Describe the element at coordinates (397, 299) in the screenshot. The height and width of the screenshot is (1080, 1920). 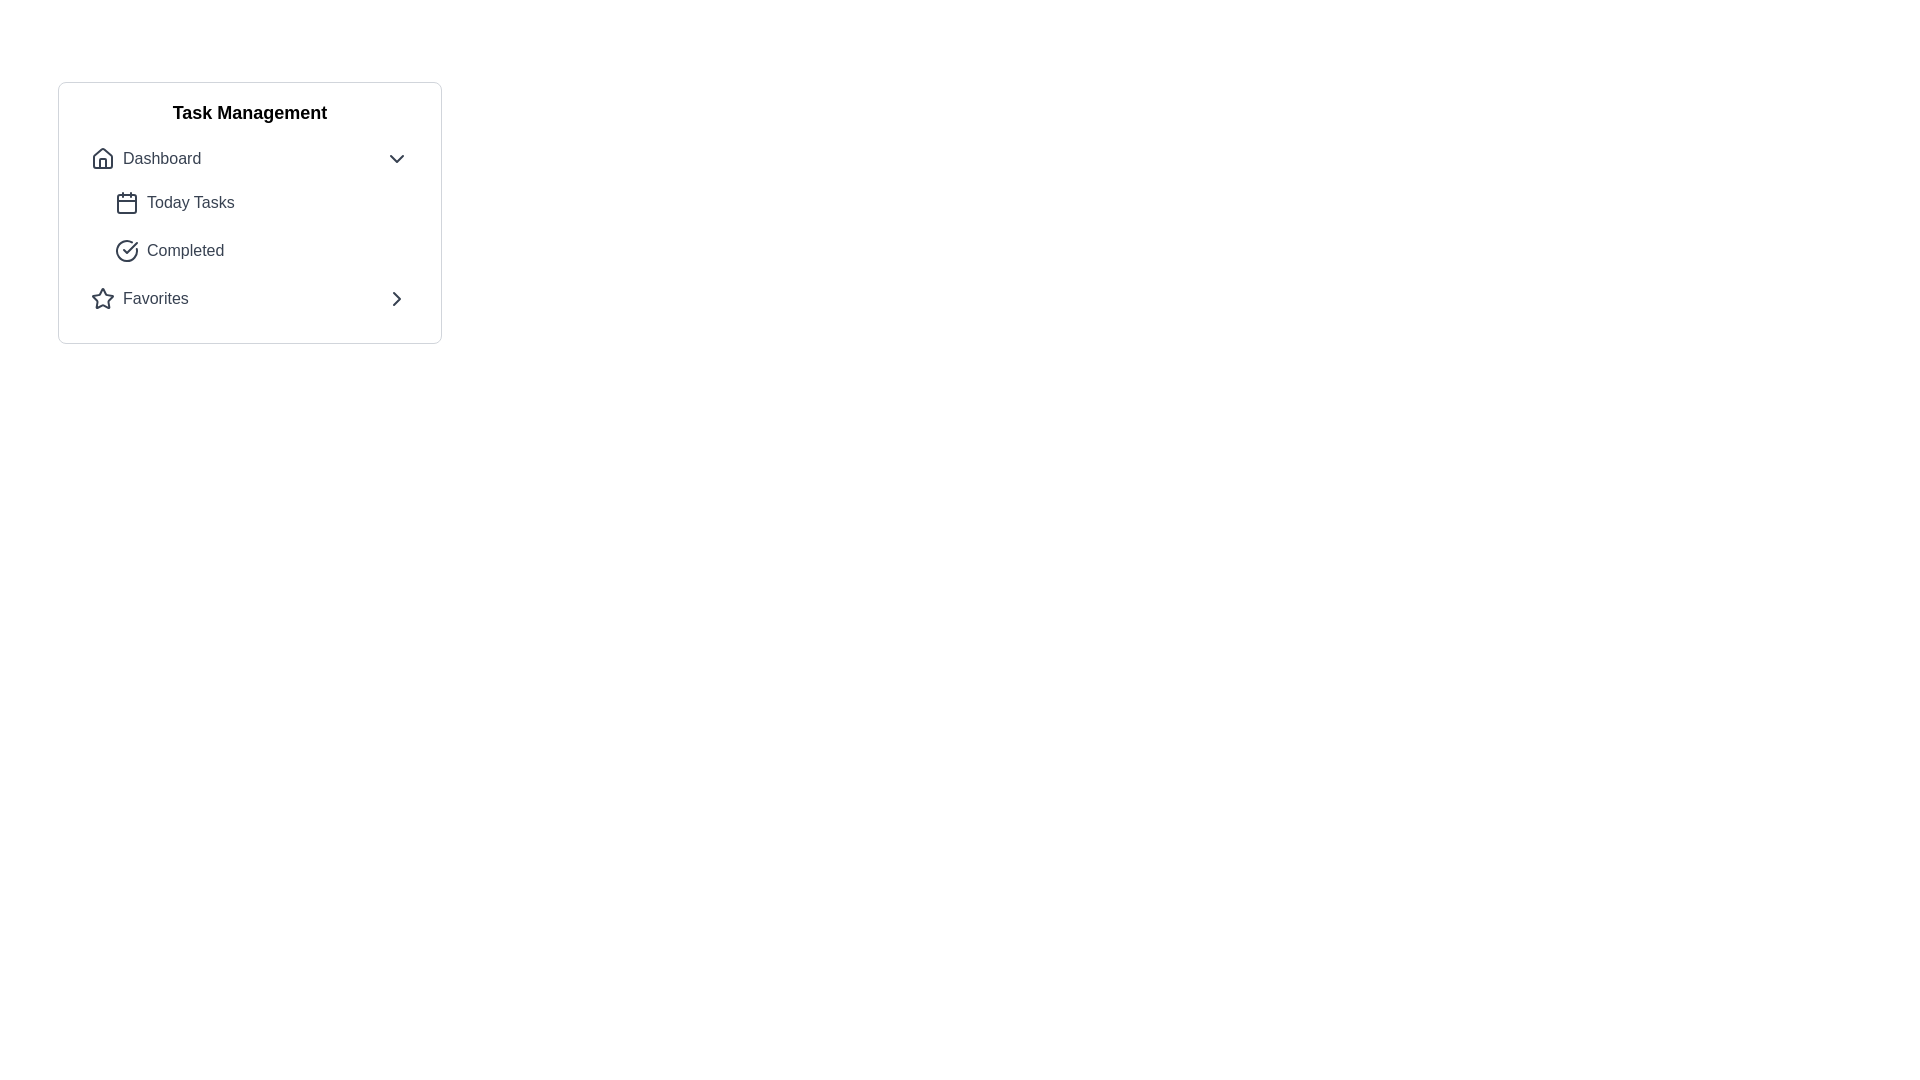
I see `the right-facing arrow icon located in the navigation menu under the 'Favorites' section` at that location.